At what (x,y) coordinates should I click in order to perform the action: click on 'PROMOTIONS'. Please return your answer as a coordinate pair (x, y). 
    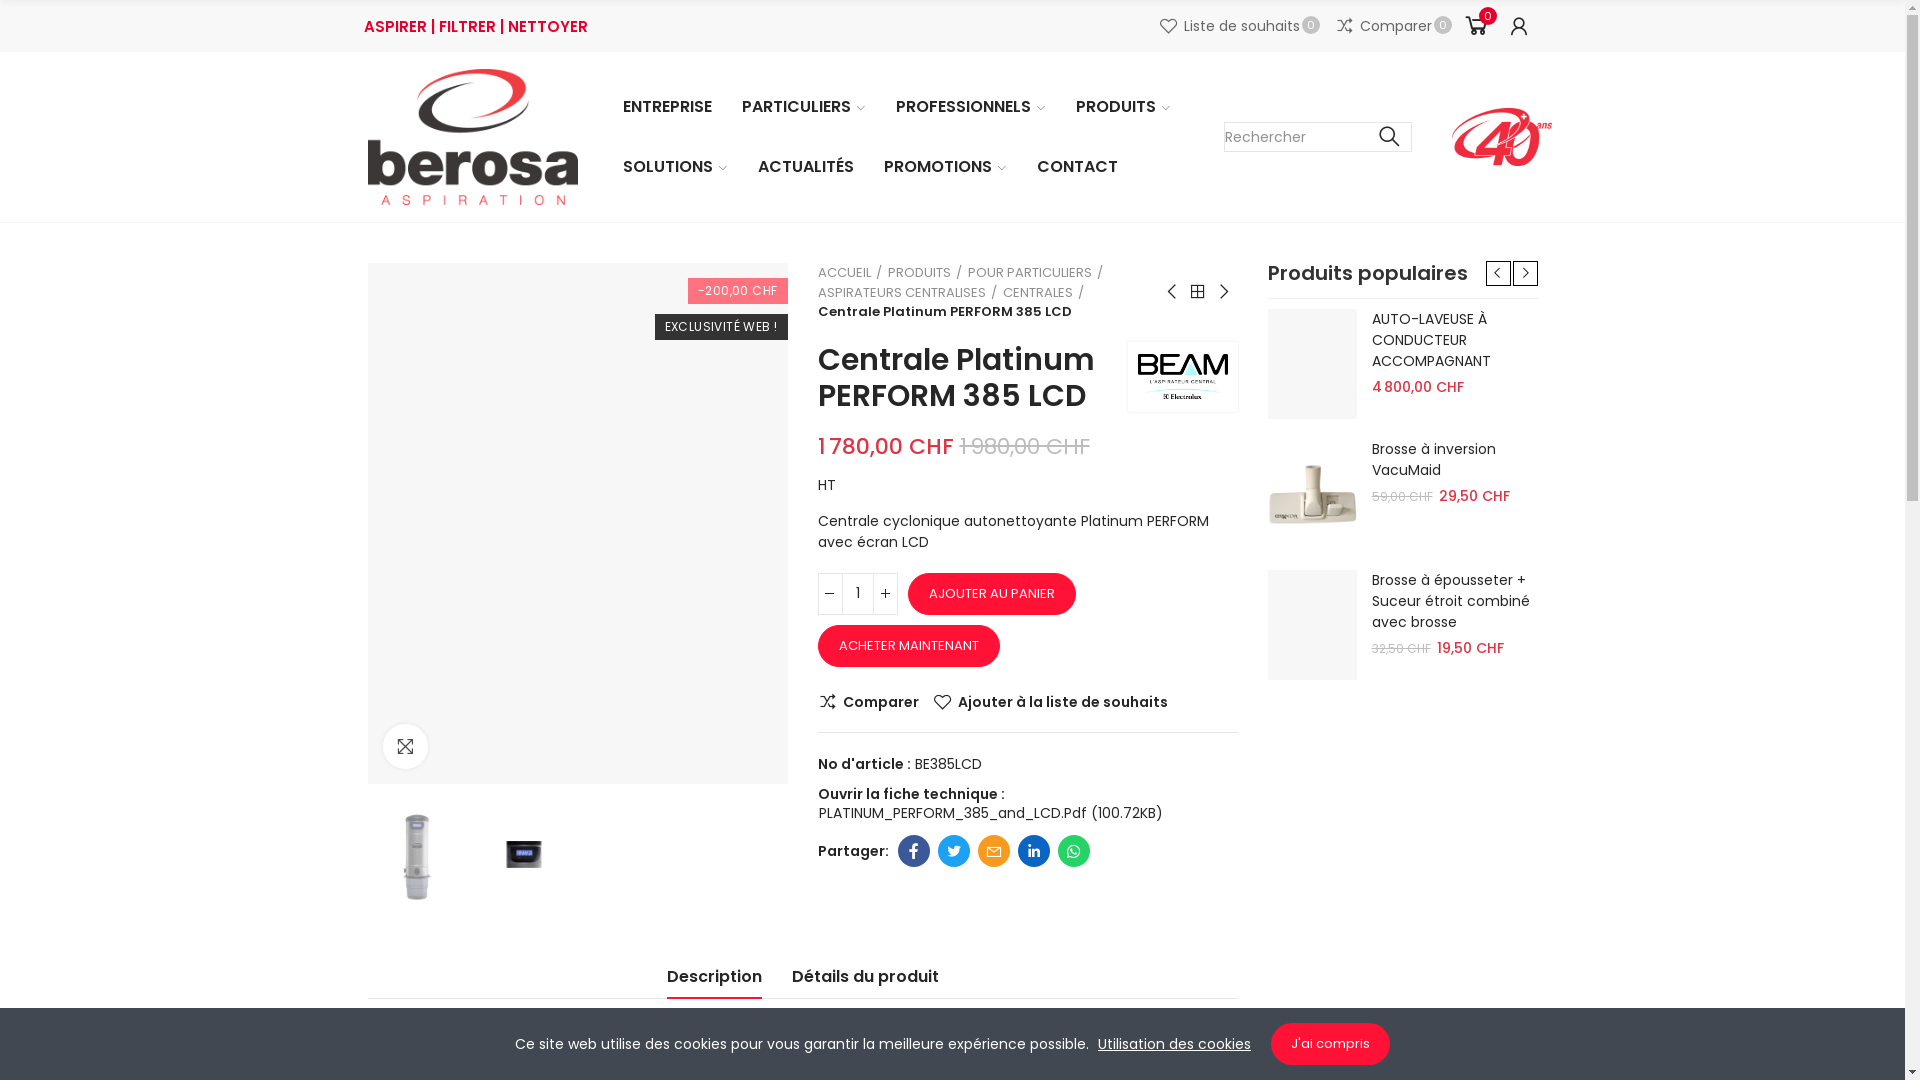
    Looking at the image, I should click on (943, 165).